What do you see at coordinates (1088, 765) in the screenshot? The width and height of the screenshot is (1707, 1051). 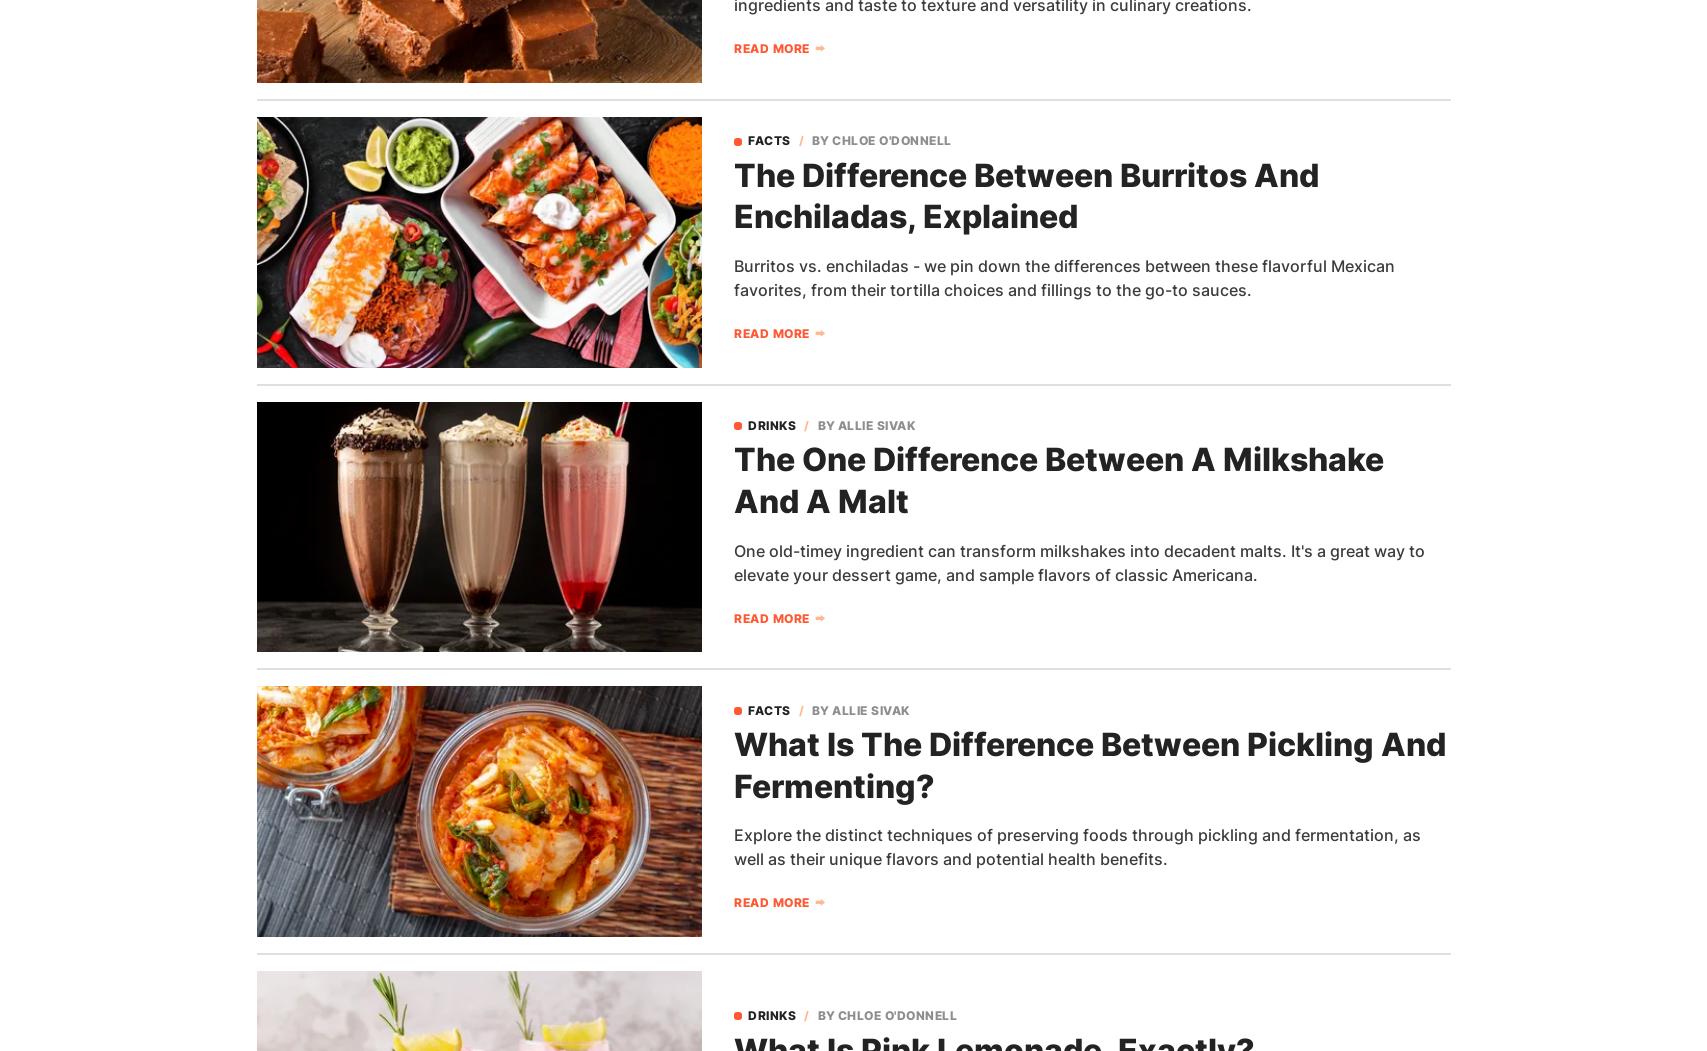 I see `'What Is The Difference Between Pickling And Fermenting?'` at bounding box center [1088, 765].